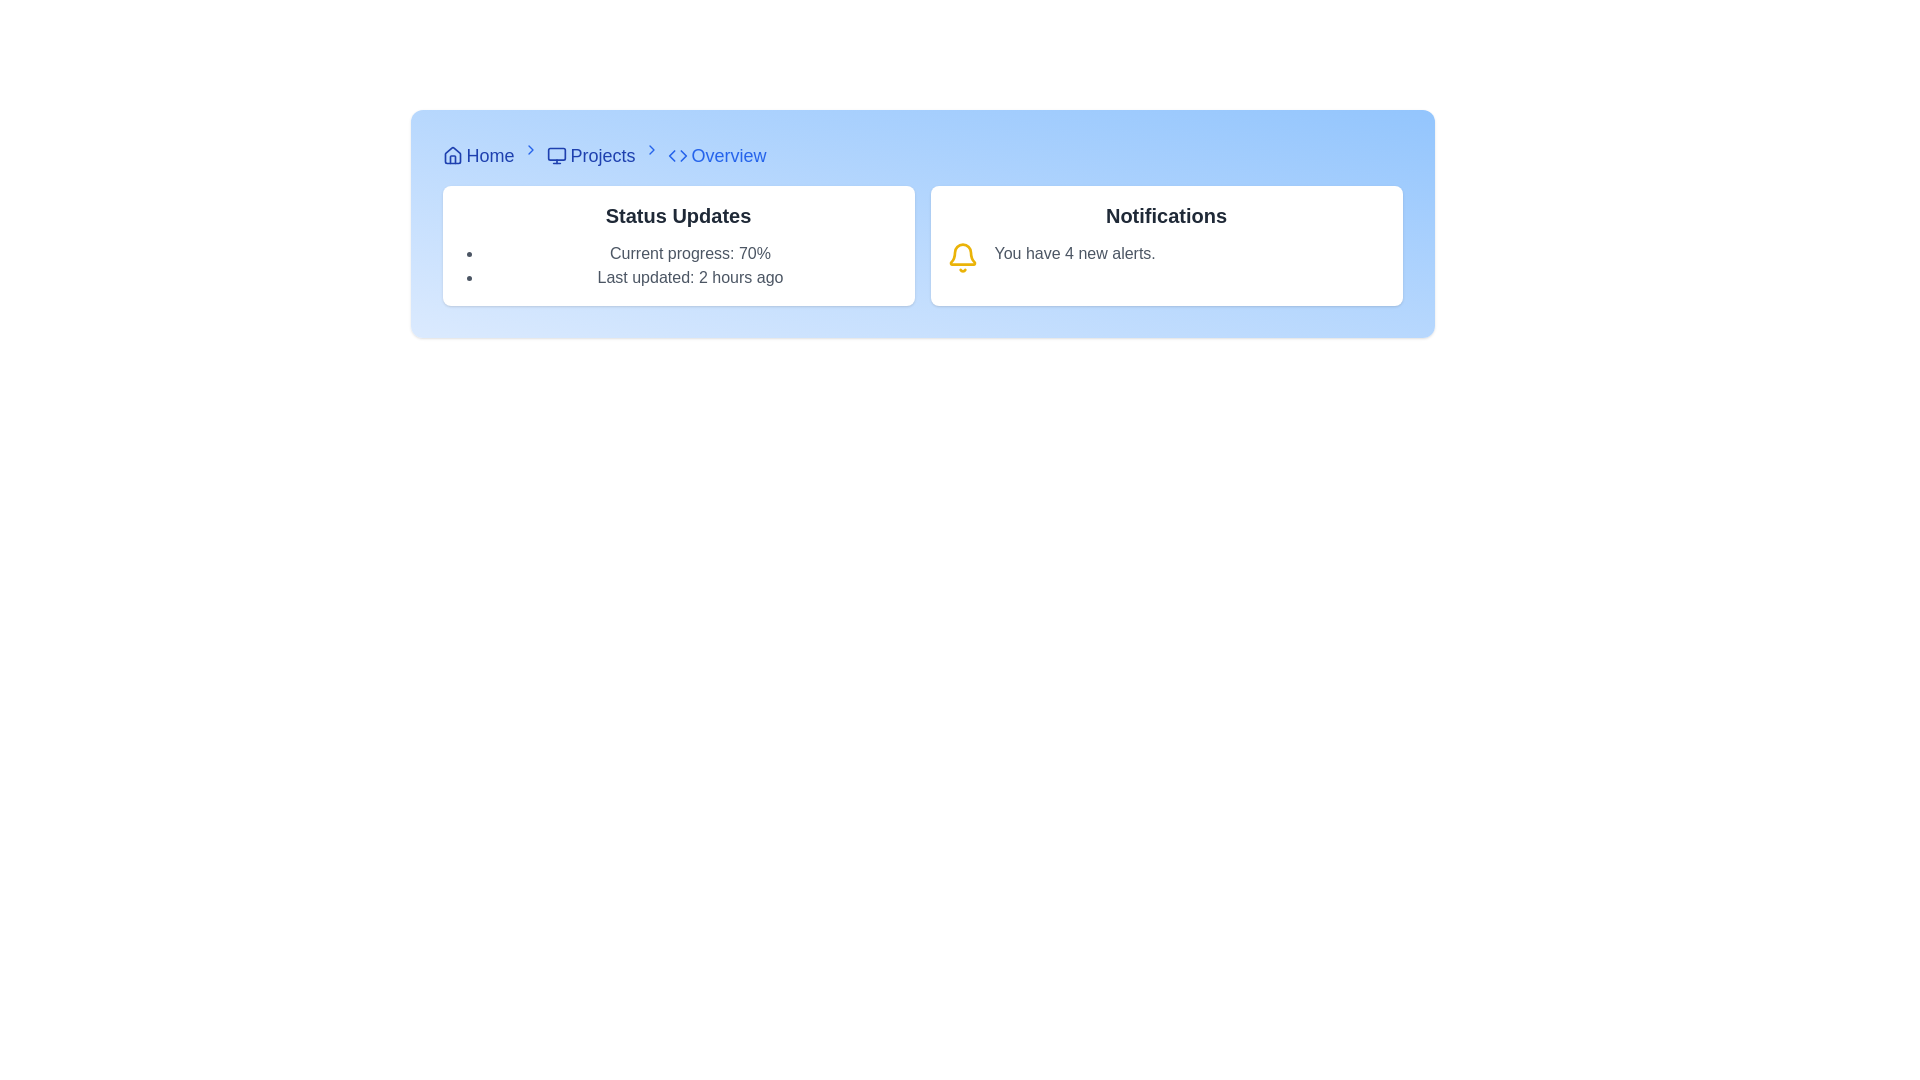  What do you see at coordinates (1074, 257) in the screenshot?
I see `the text label that reads 'You have 4 new alerts.' within the Notifications panel, which is positioned to the right of the Status Updates panel and immediately to the right of the yellow bell icon` at bounding box center [1074, 257].